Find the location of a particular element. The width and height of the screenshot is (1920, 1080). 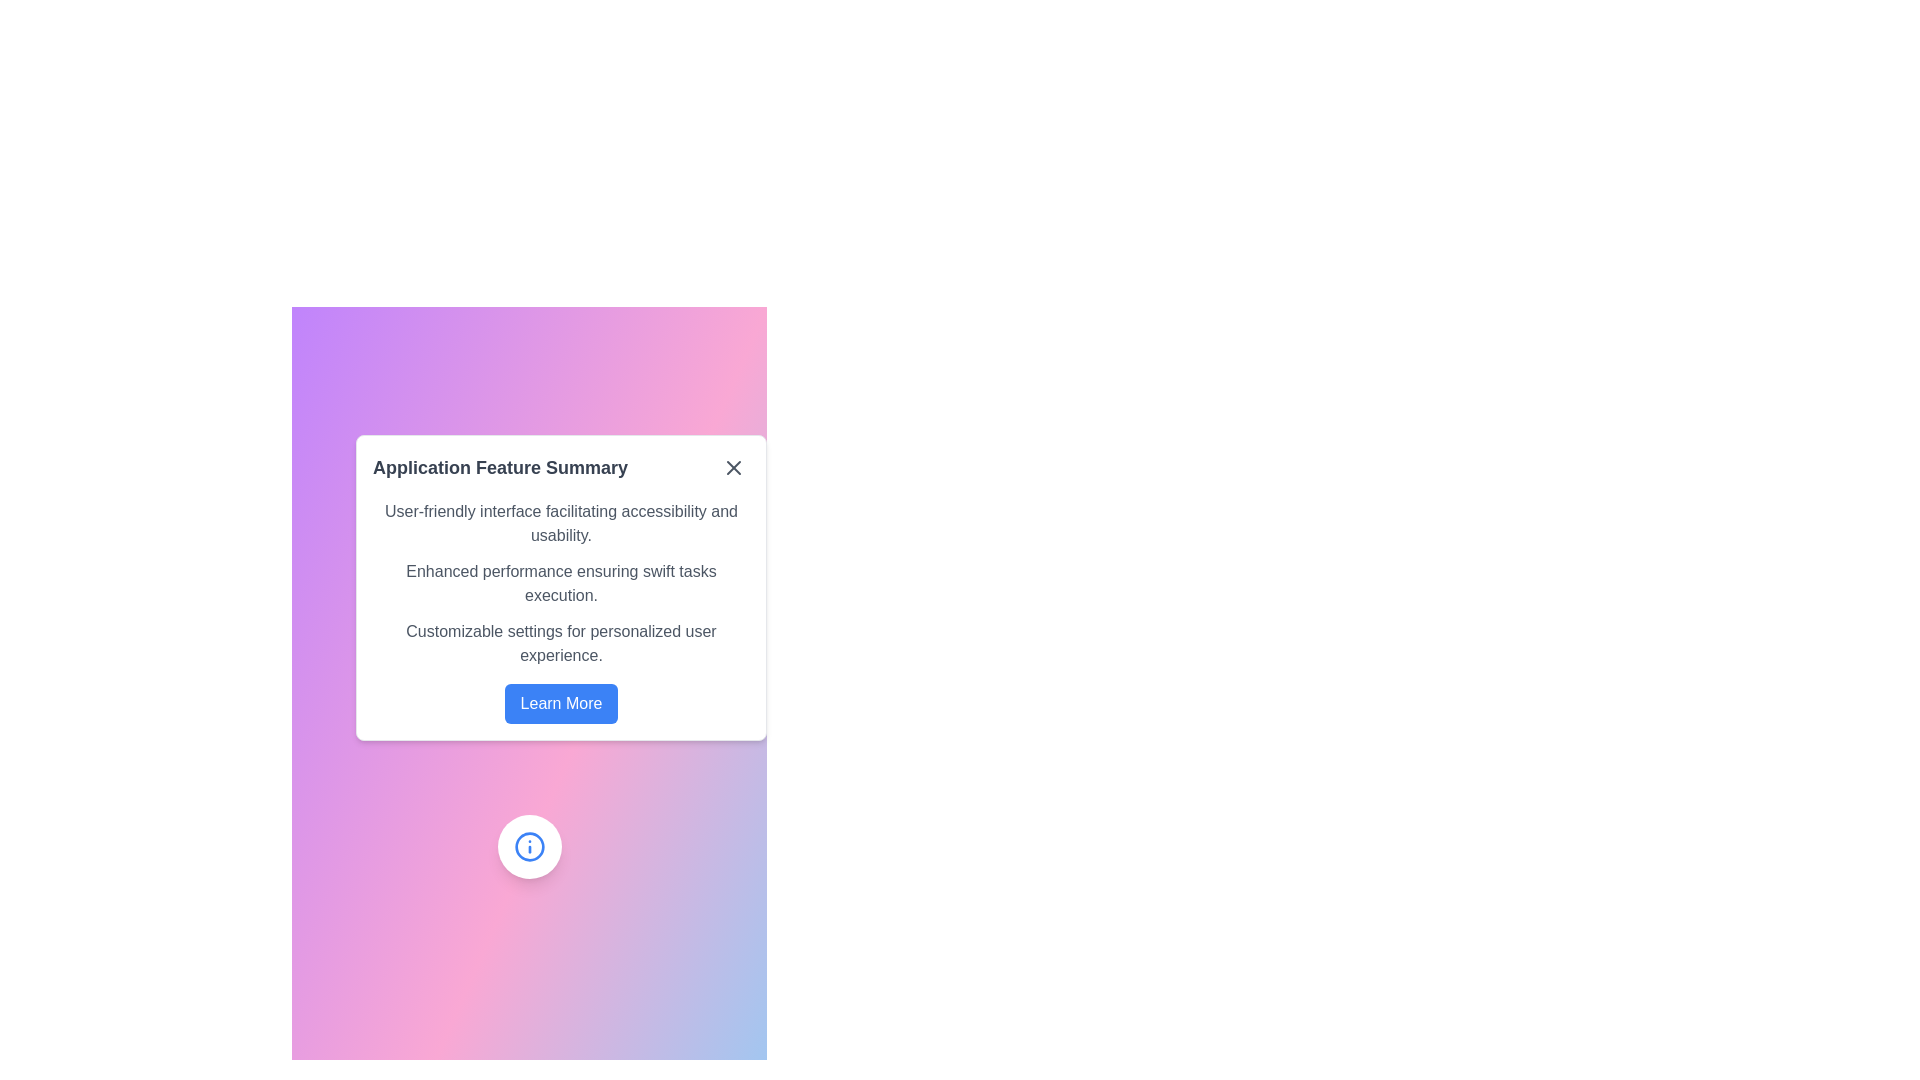

the 'X'-shaped icon button located in the top-right corner of the 'Application Feature Summary' panel is located at coordinates (733, 467).